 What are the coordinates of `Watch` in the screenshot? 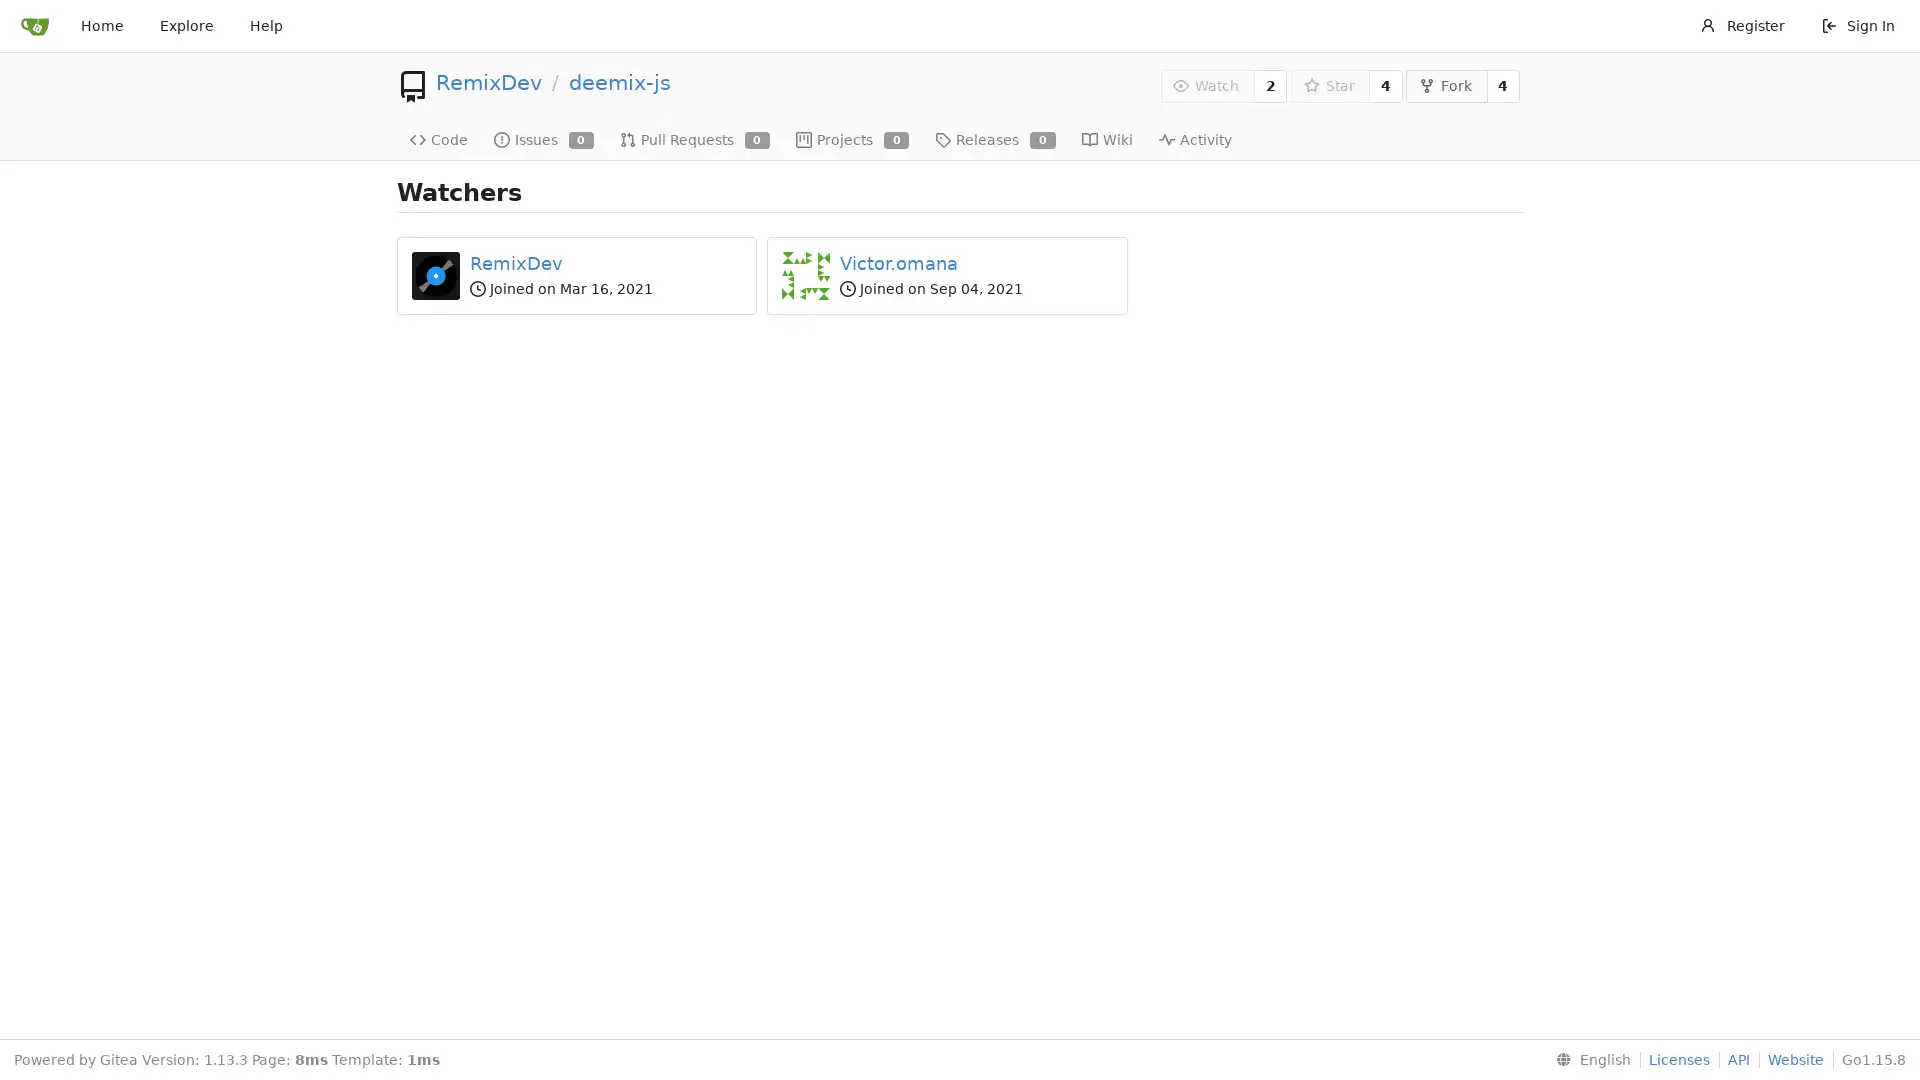 It's located at (1206, 84).